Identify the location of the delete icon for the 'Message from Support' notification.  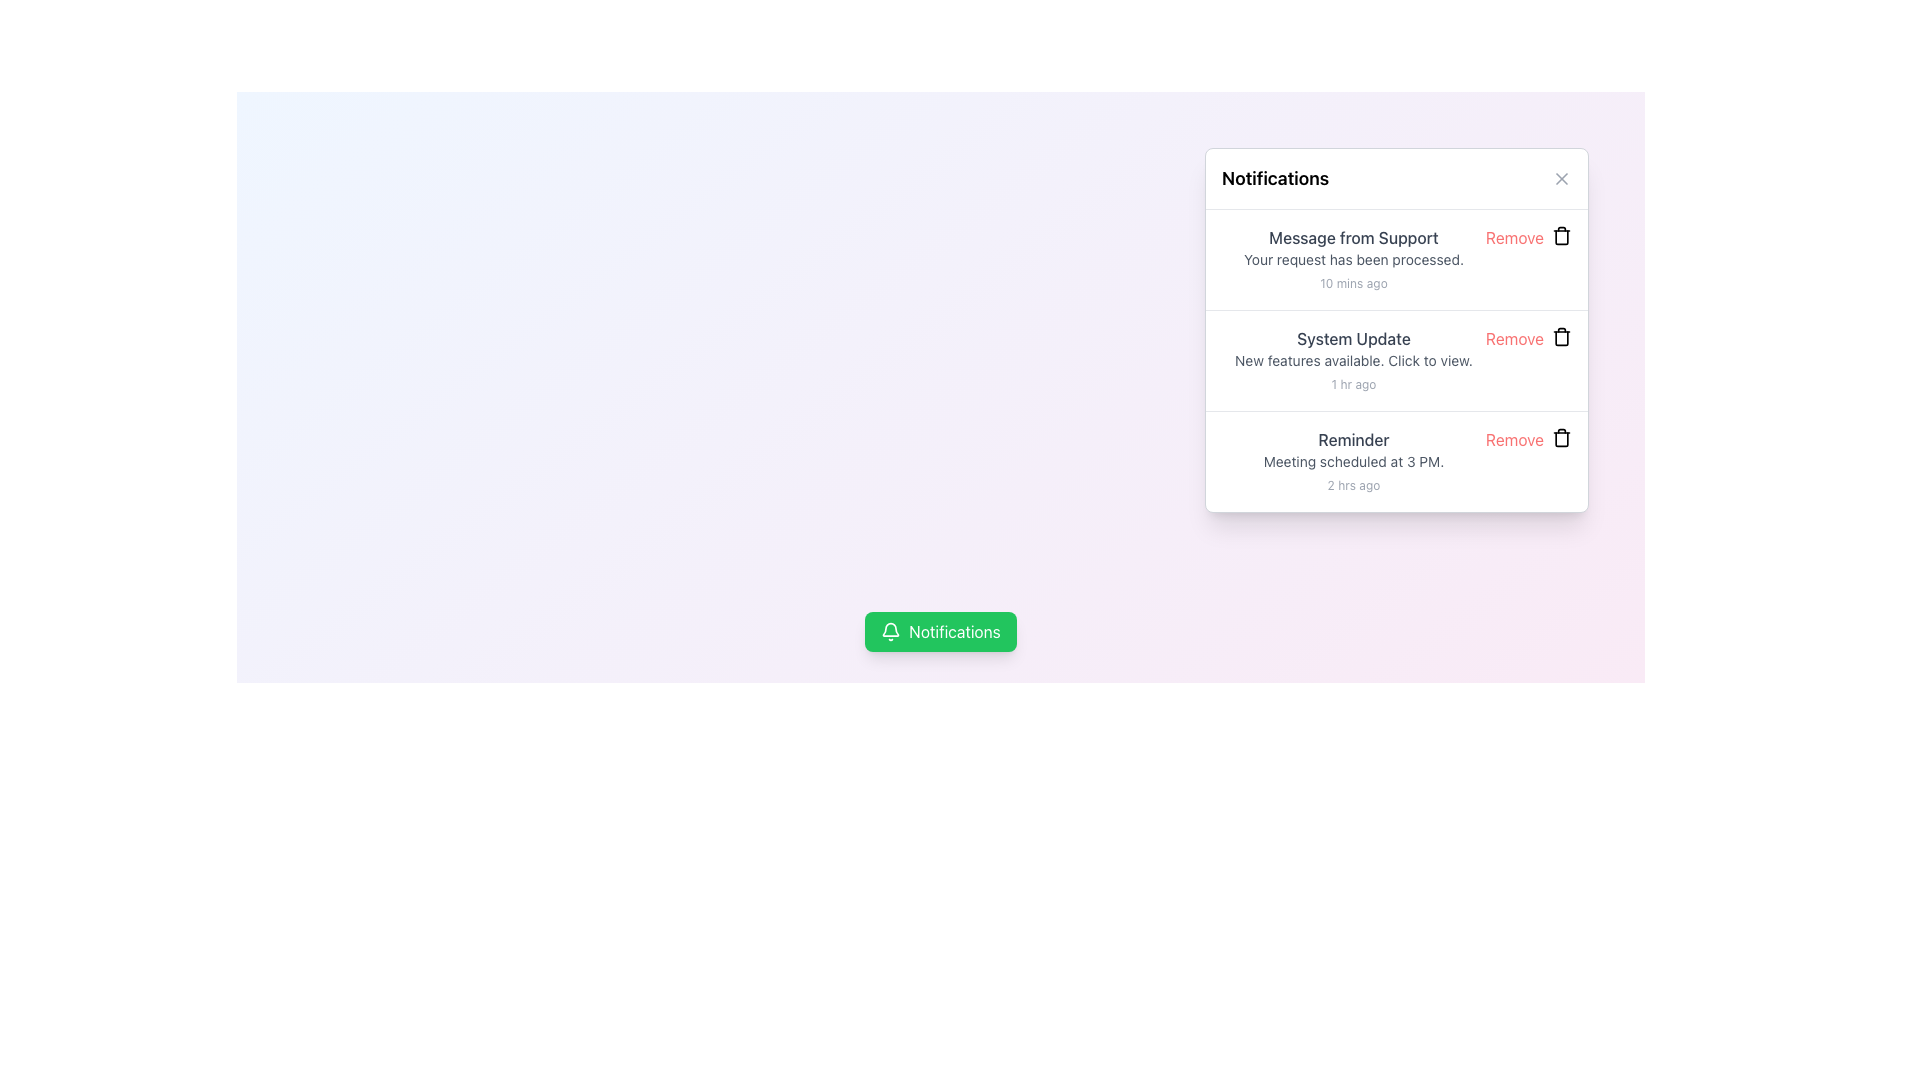
(1560, 234).